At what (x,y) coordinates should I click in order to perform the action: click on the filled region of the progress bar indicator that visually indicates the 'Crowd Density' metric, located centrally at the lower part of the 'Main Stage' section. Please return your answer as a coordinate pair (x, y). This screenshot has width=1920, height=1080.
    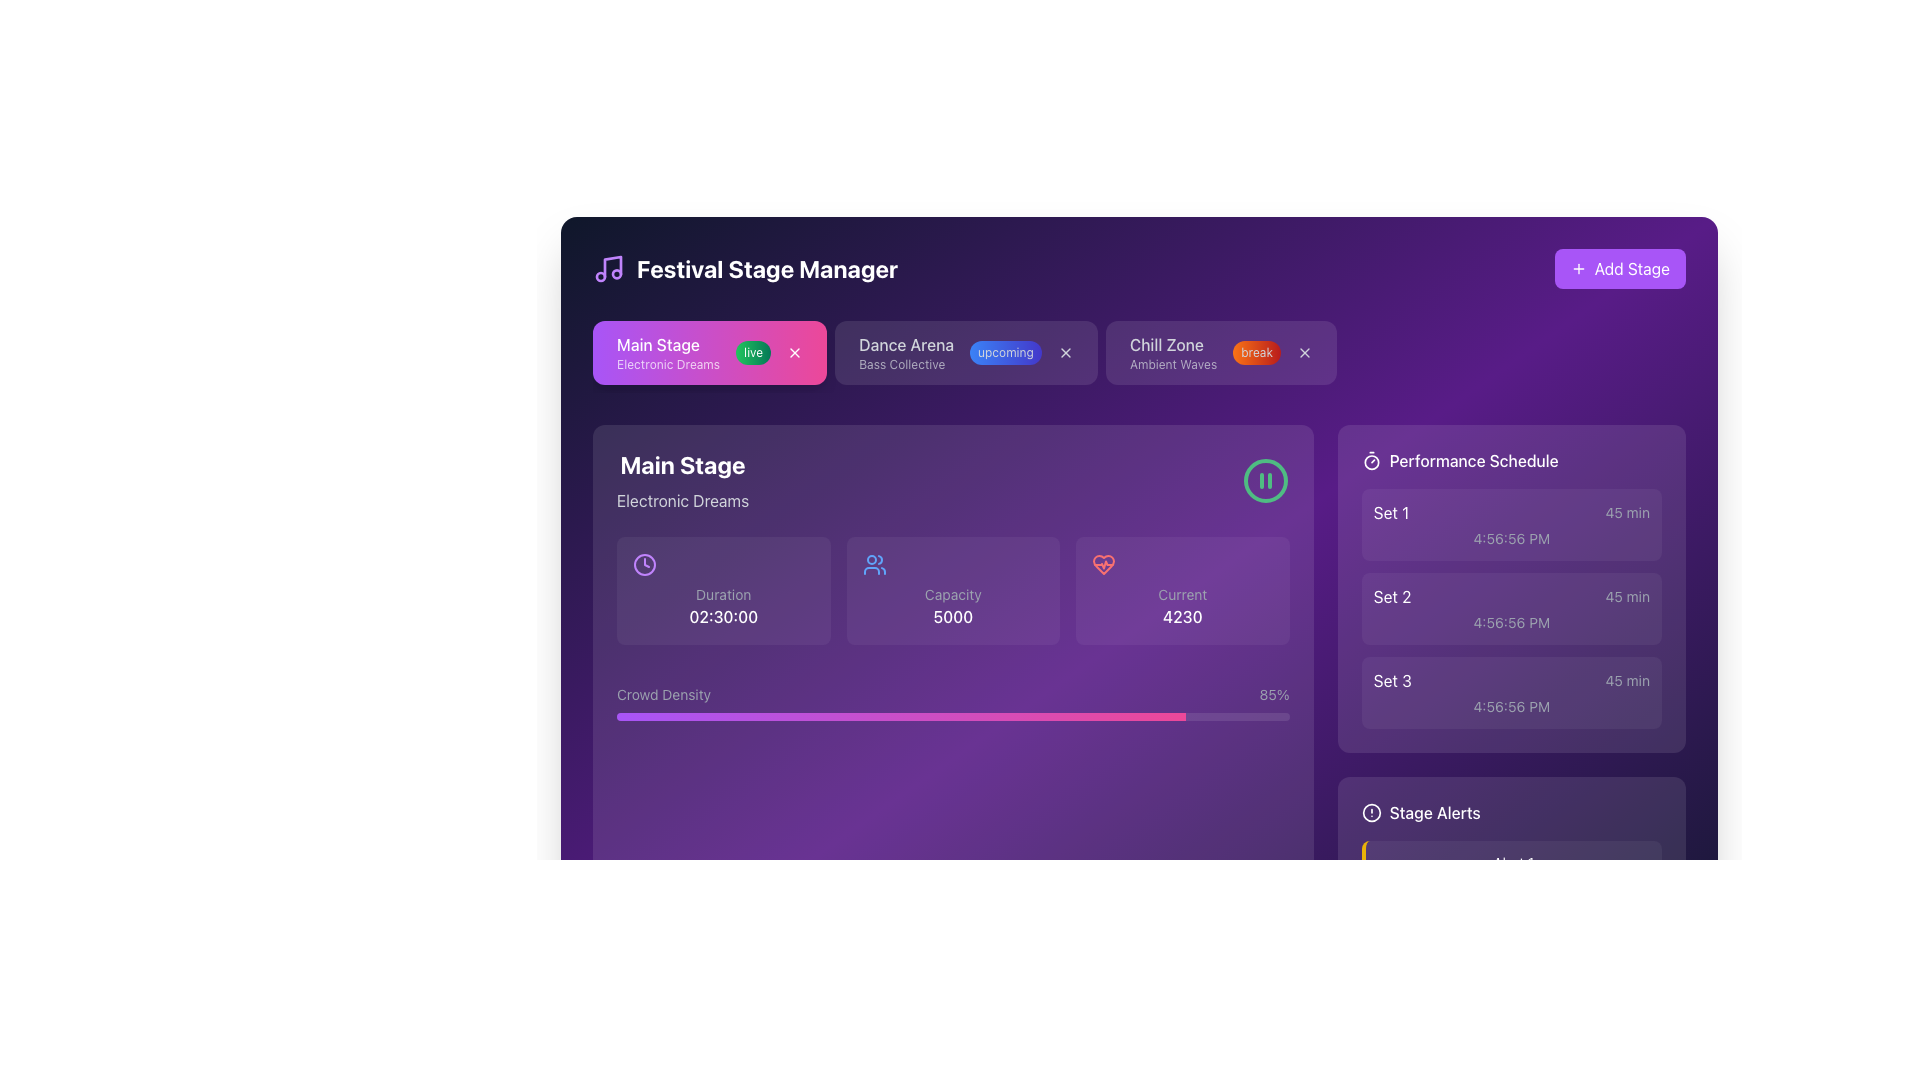
    Looking at the image, I should click on (900, 716).